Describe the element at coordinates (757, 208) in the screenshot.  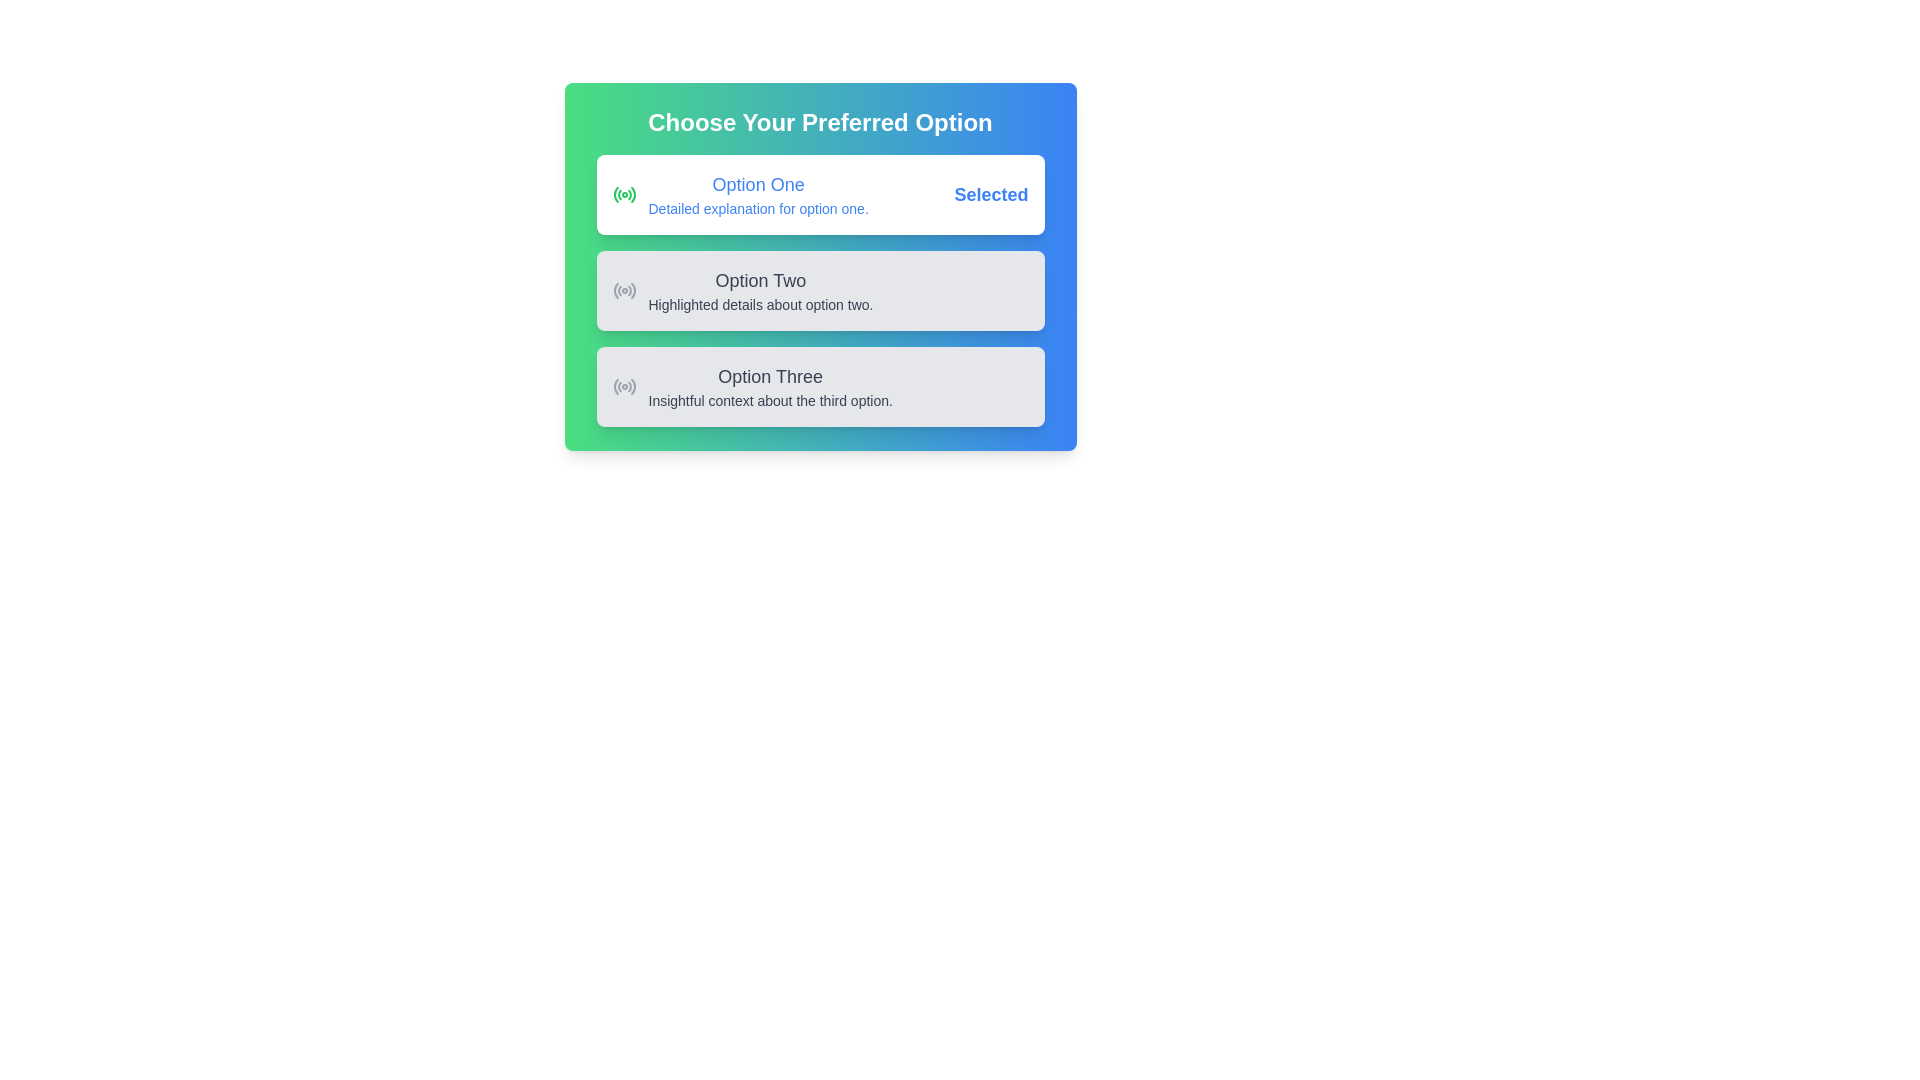
I see `detailed description of the Text Label that provides additional information related to 'Option One', which is centrally aligned below the title 'Option One'` at that location.